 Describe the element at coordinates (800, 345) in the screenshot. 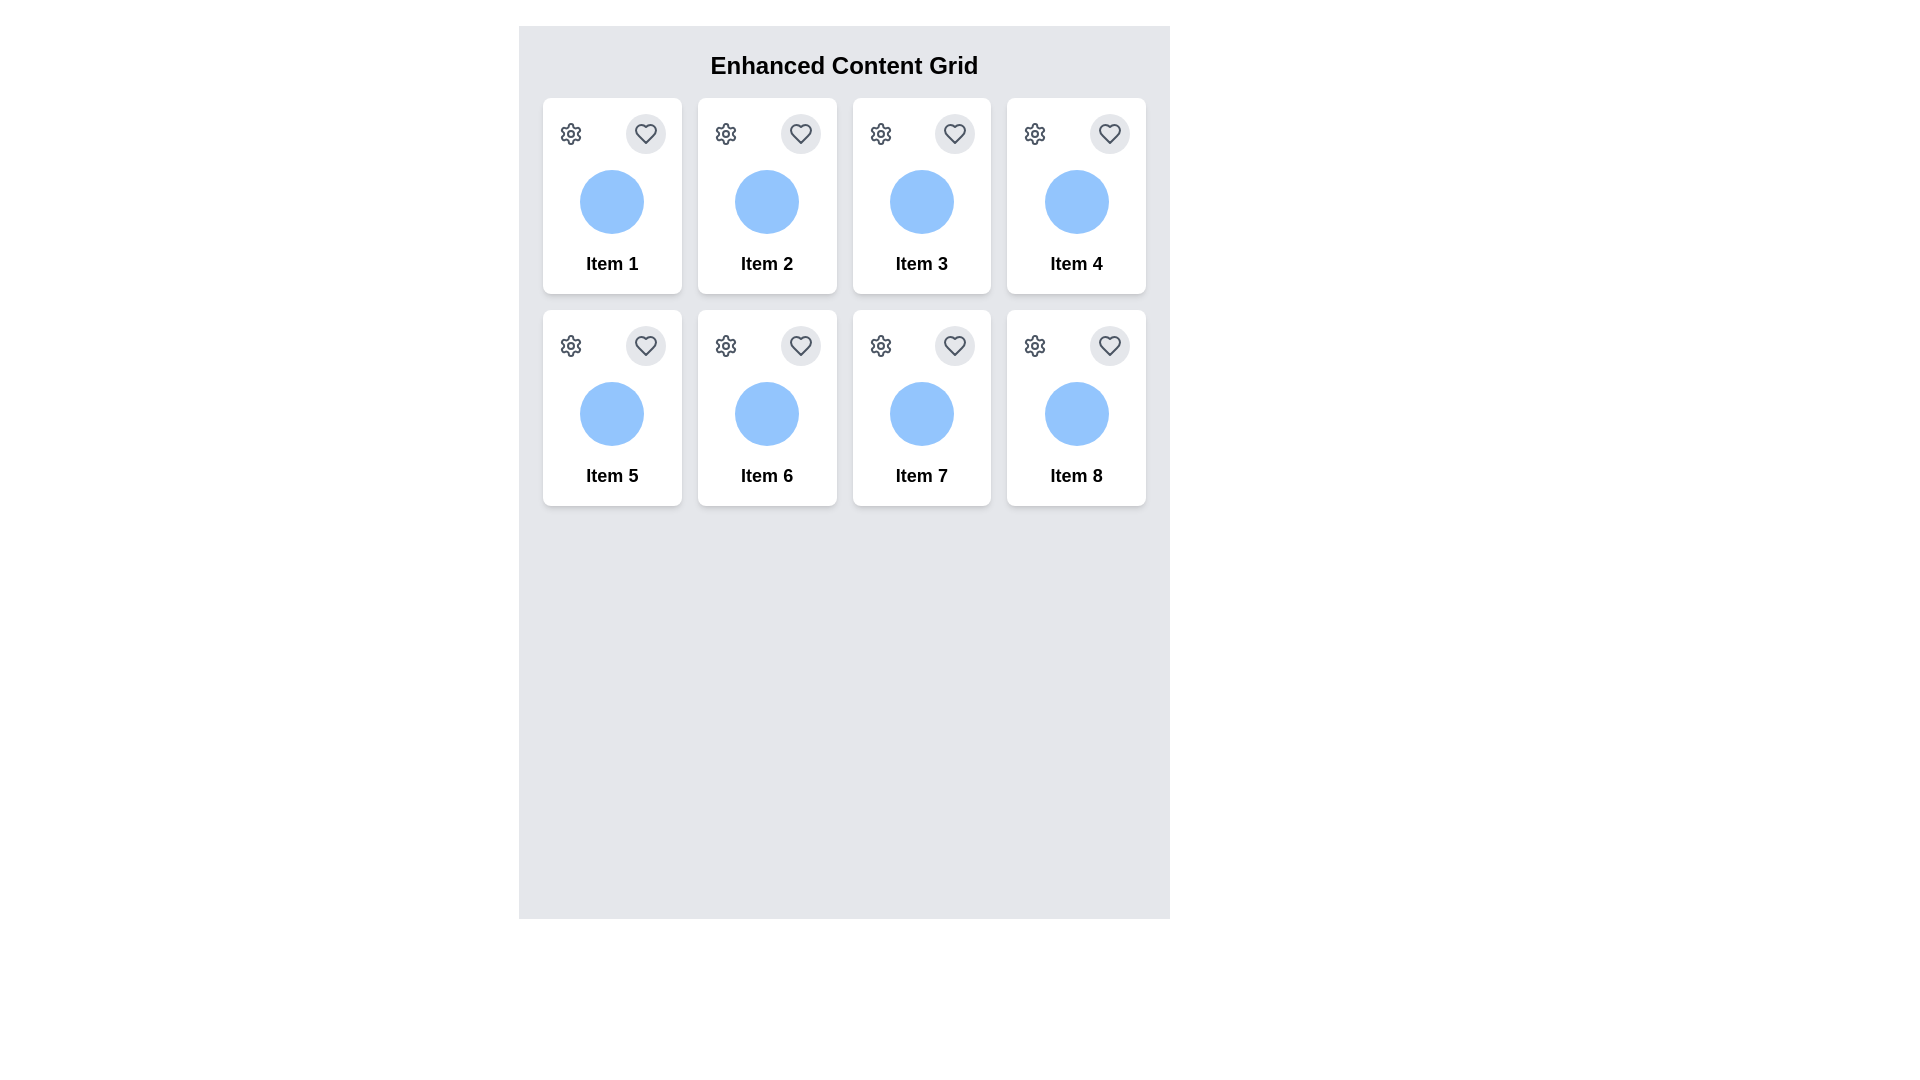

I see `the heart icon in the upper-right corner of the sixth item in the 'Enhanced Content Grid'` at that location.